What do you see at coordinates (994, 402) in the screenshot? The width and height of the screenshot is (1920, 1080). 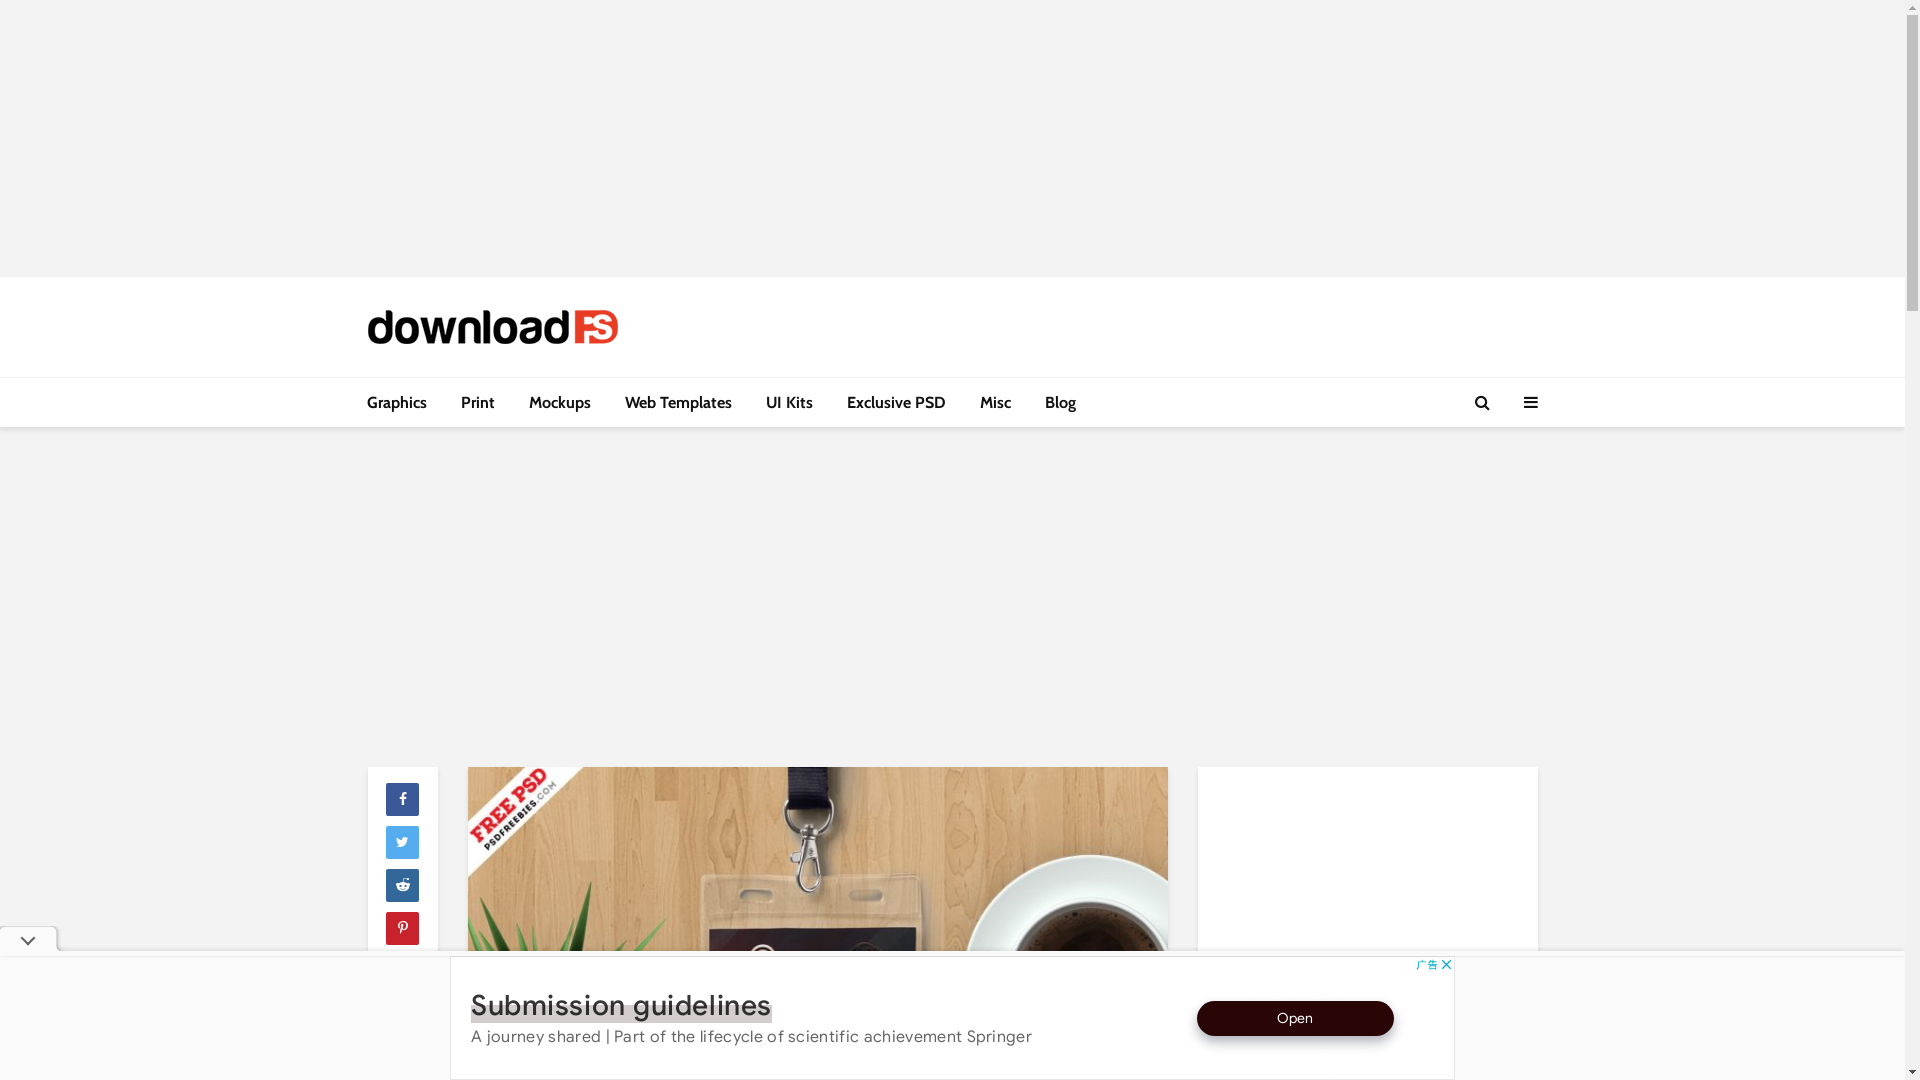 I see `'Misc'` at bounding box center [994, 402].